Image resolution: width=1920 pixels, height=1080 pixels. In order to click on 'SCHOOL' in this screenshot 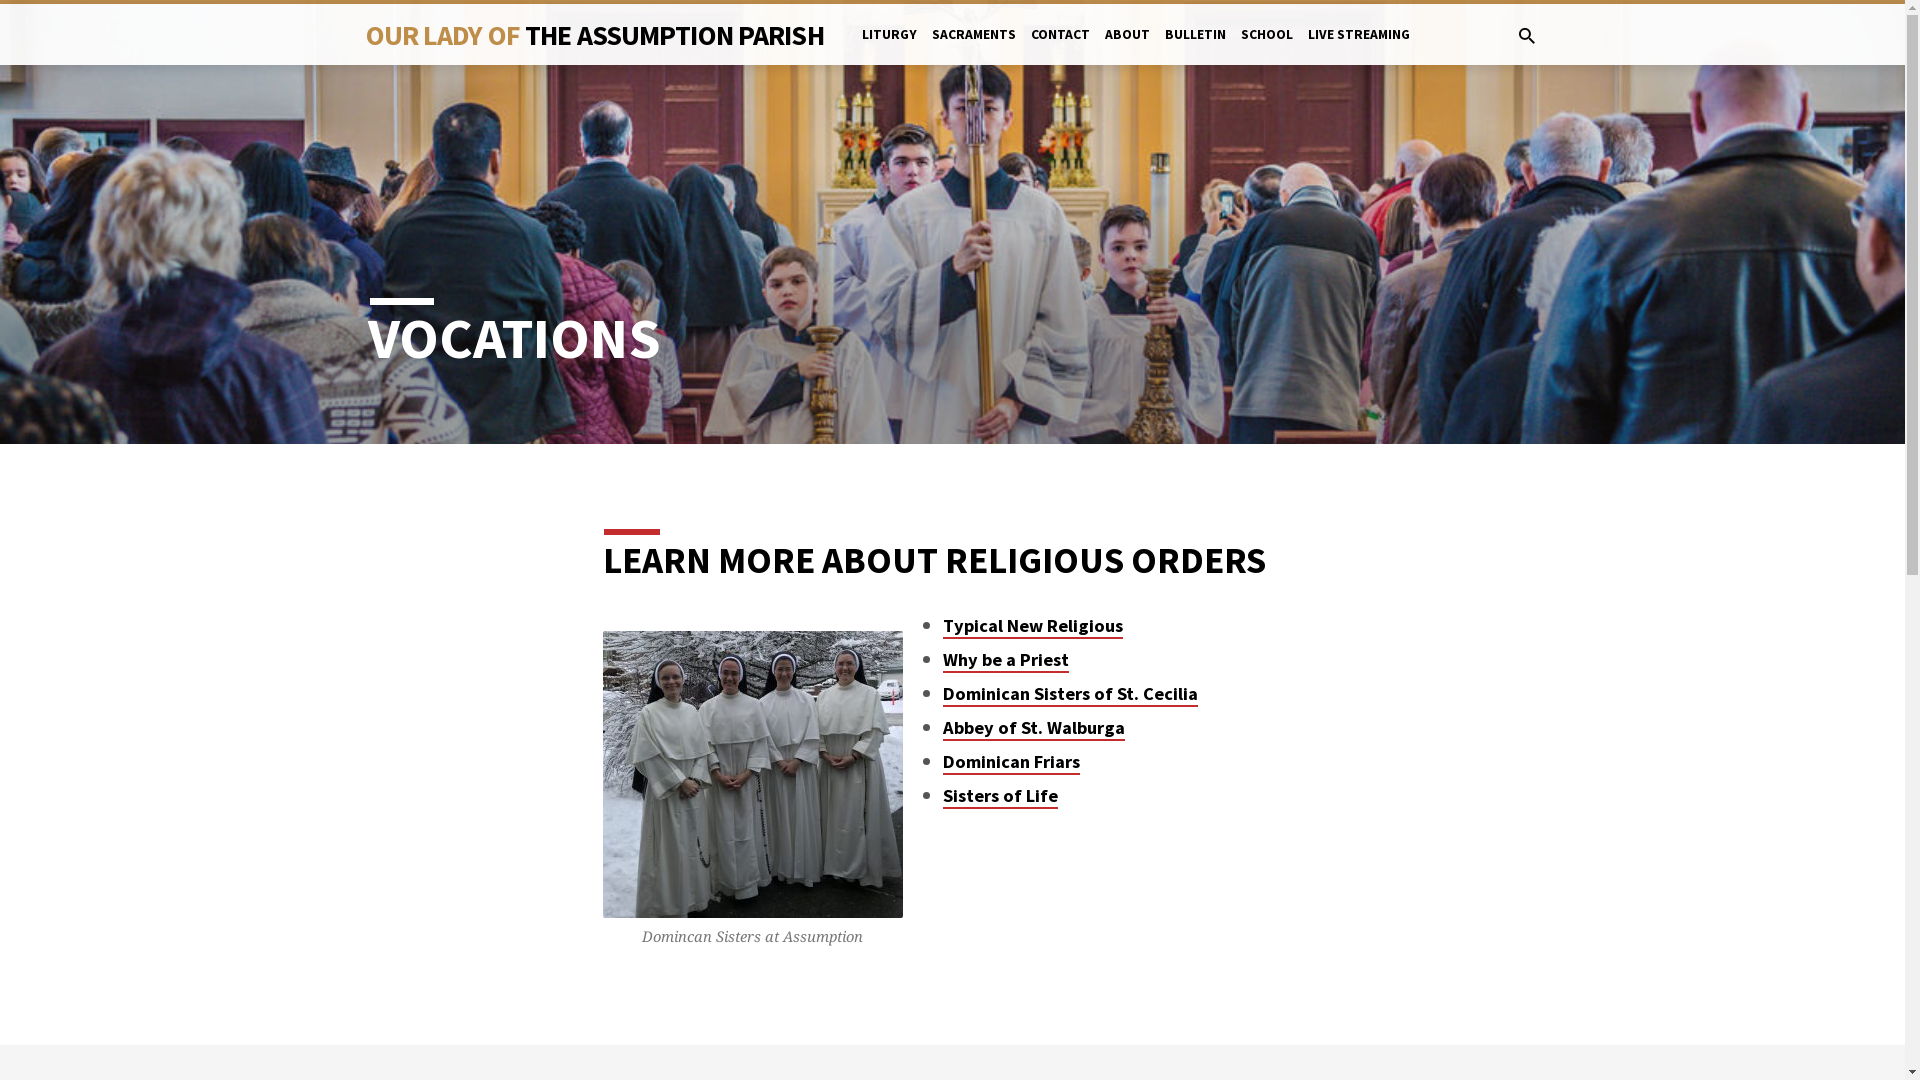, I will do `click(1266, 46)`.